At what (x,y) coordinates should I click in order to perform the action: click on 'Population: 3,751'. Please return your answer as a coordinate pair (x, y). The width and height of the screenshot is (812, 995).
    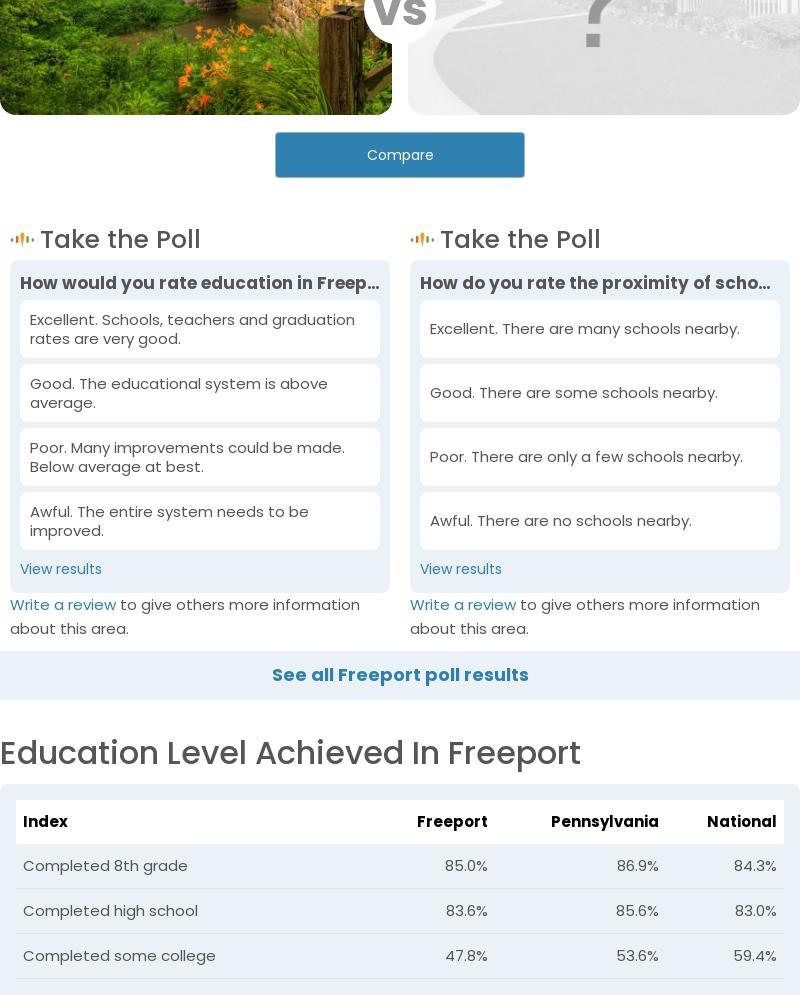
    Looking at the image, I should click on (525, 351).